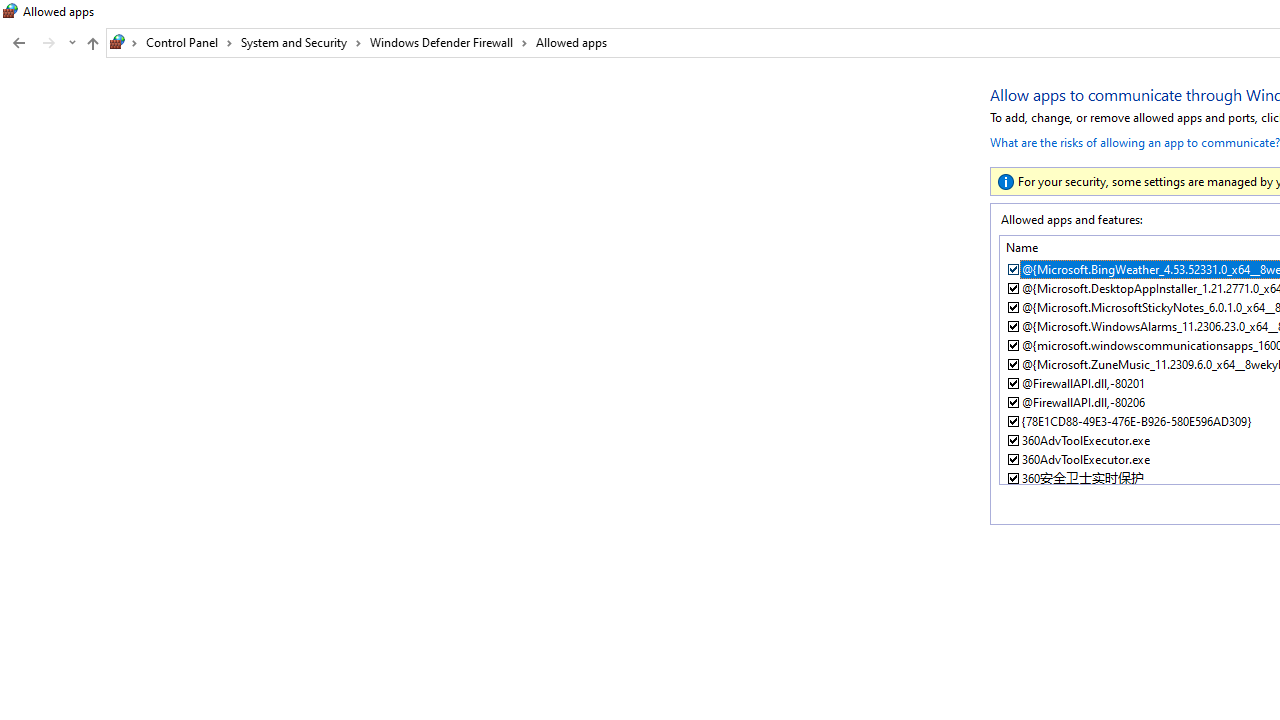 This screenshot has height=720, width=1280. Describe the element at coordinates (189, 42) in the screenshot. I see `'Control Panel'` at that location.